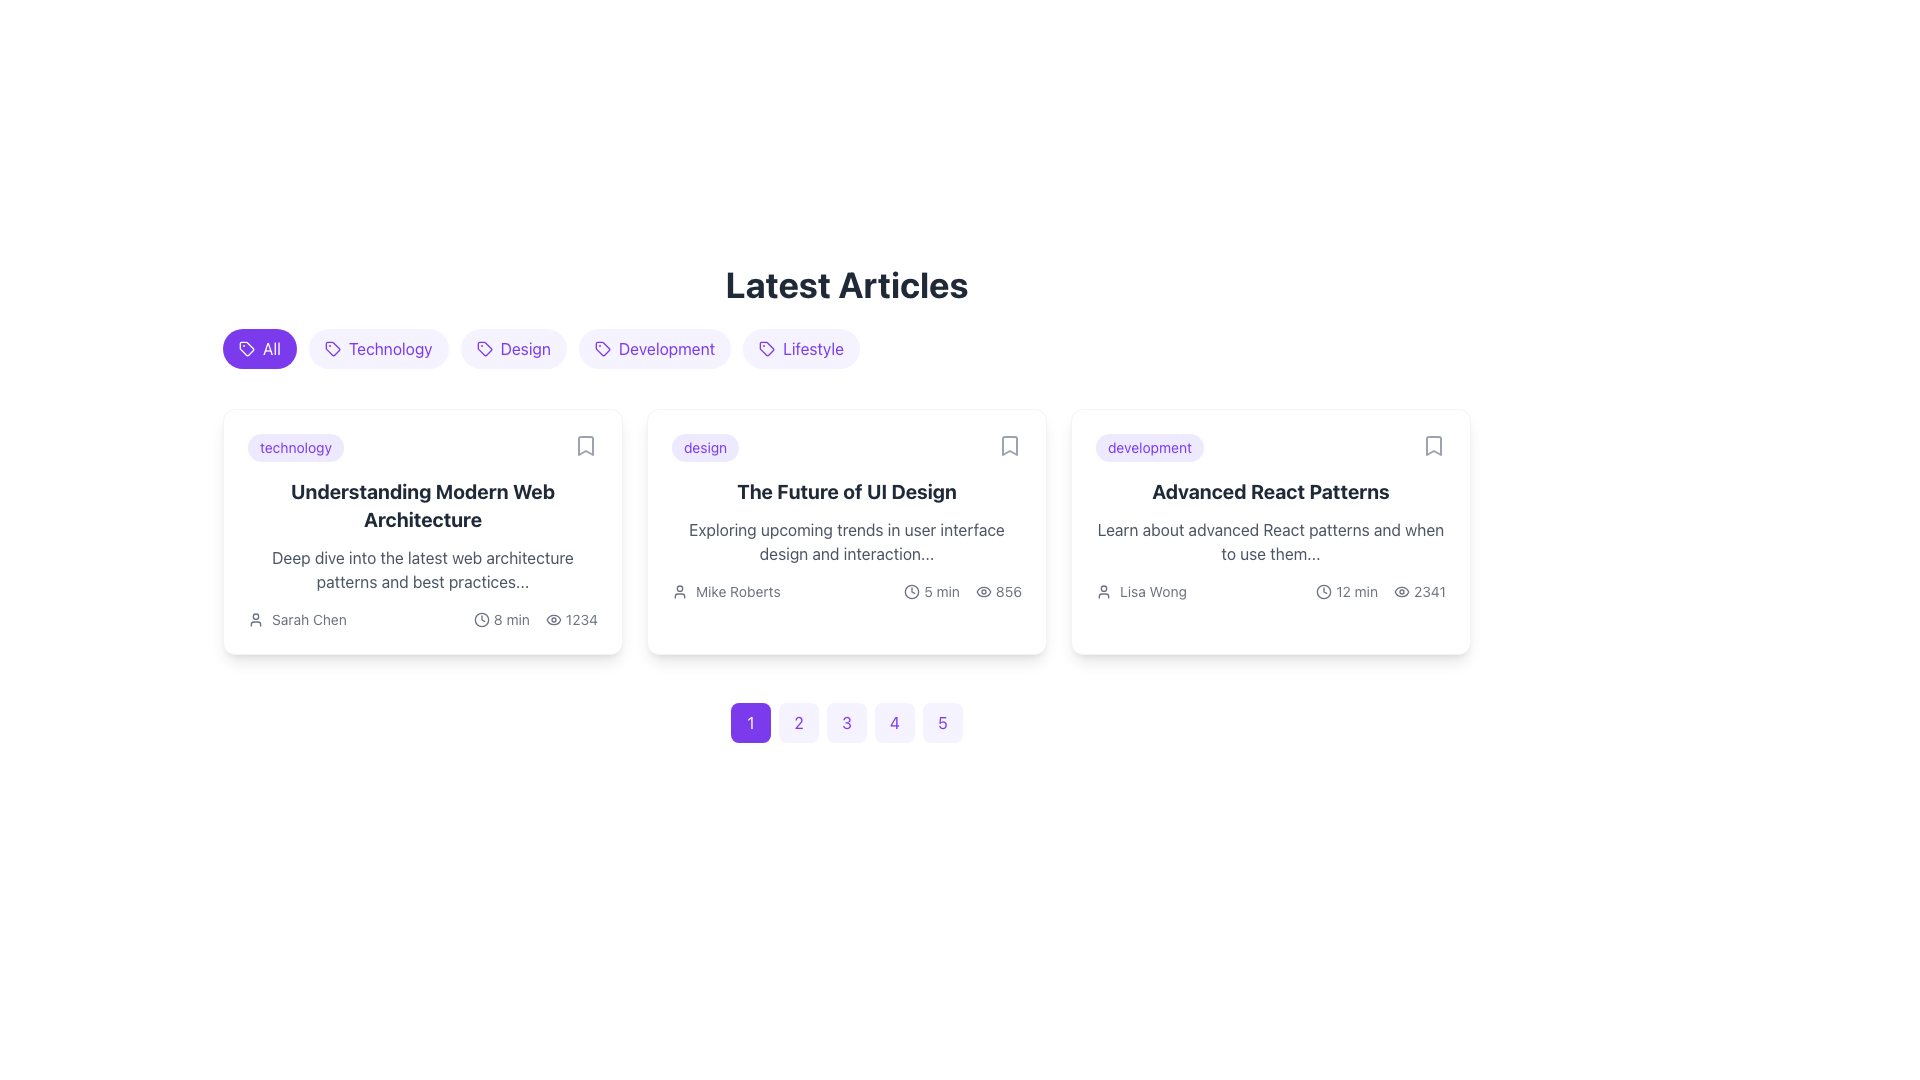 This screenshot has height=1080, width=1920. I want to click on the popularity icon with text indicating the number of views for the article titled 'The Future of UI Design', located at the bottom right of the card section of the second article, so click(998, 590).